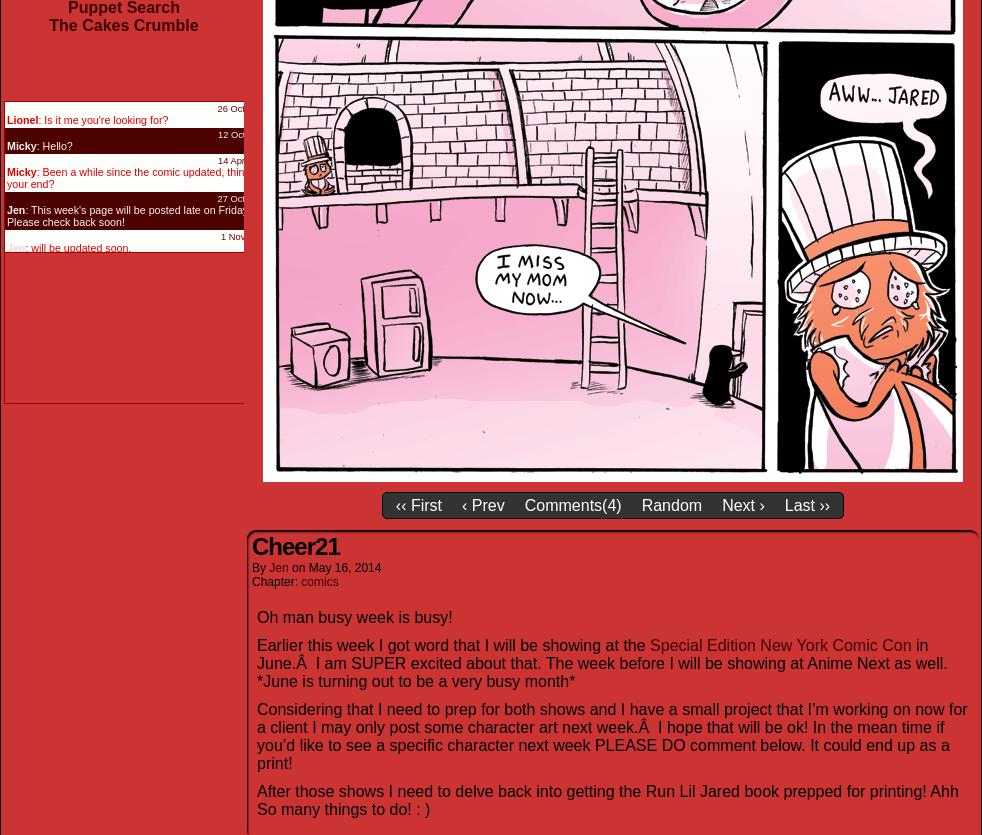 The height and width of the screenshot is (835, 982). Describe the element at coordinates (354, 615) in the screenshot. I see `'Oh man busy week is busy!'` at that location.